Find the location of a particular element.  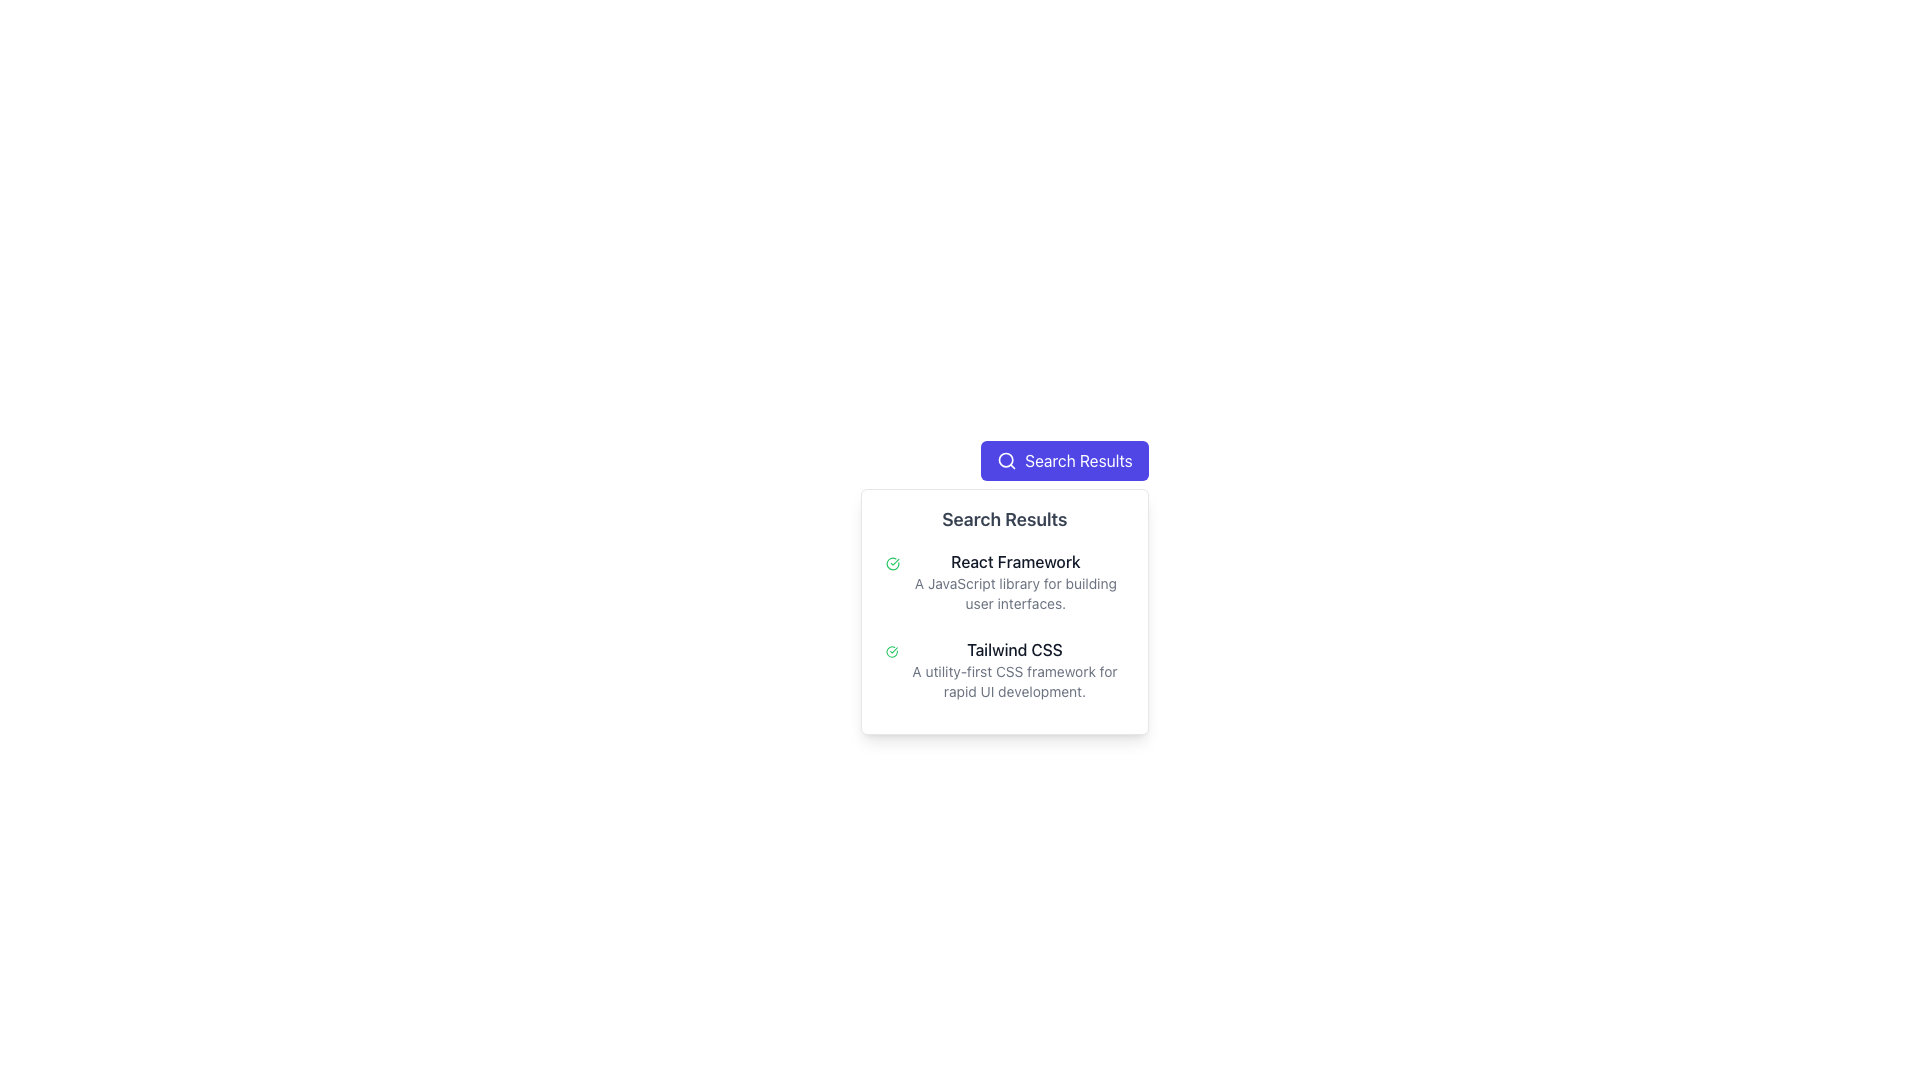

the status indicator icon located to the left of the 'Tailwind CSS' text in the second search result card is located at coordinates (891, 651).